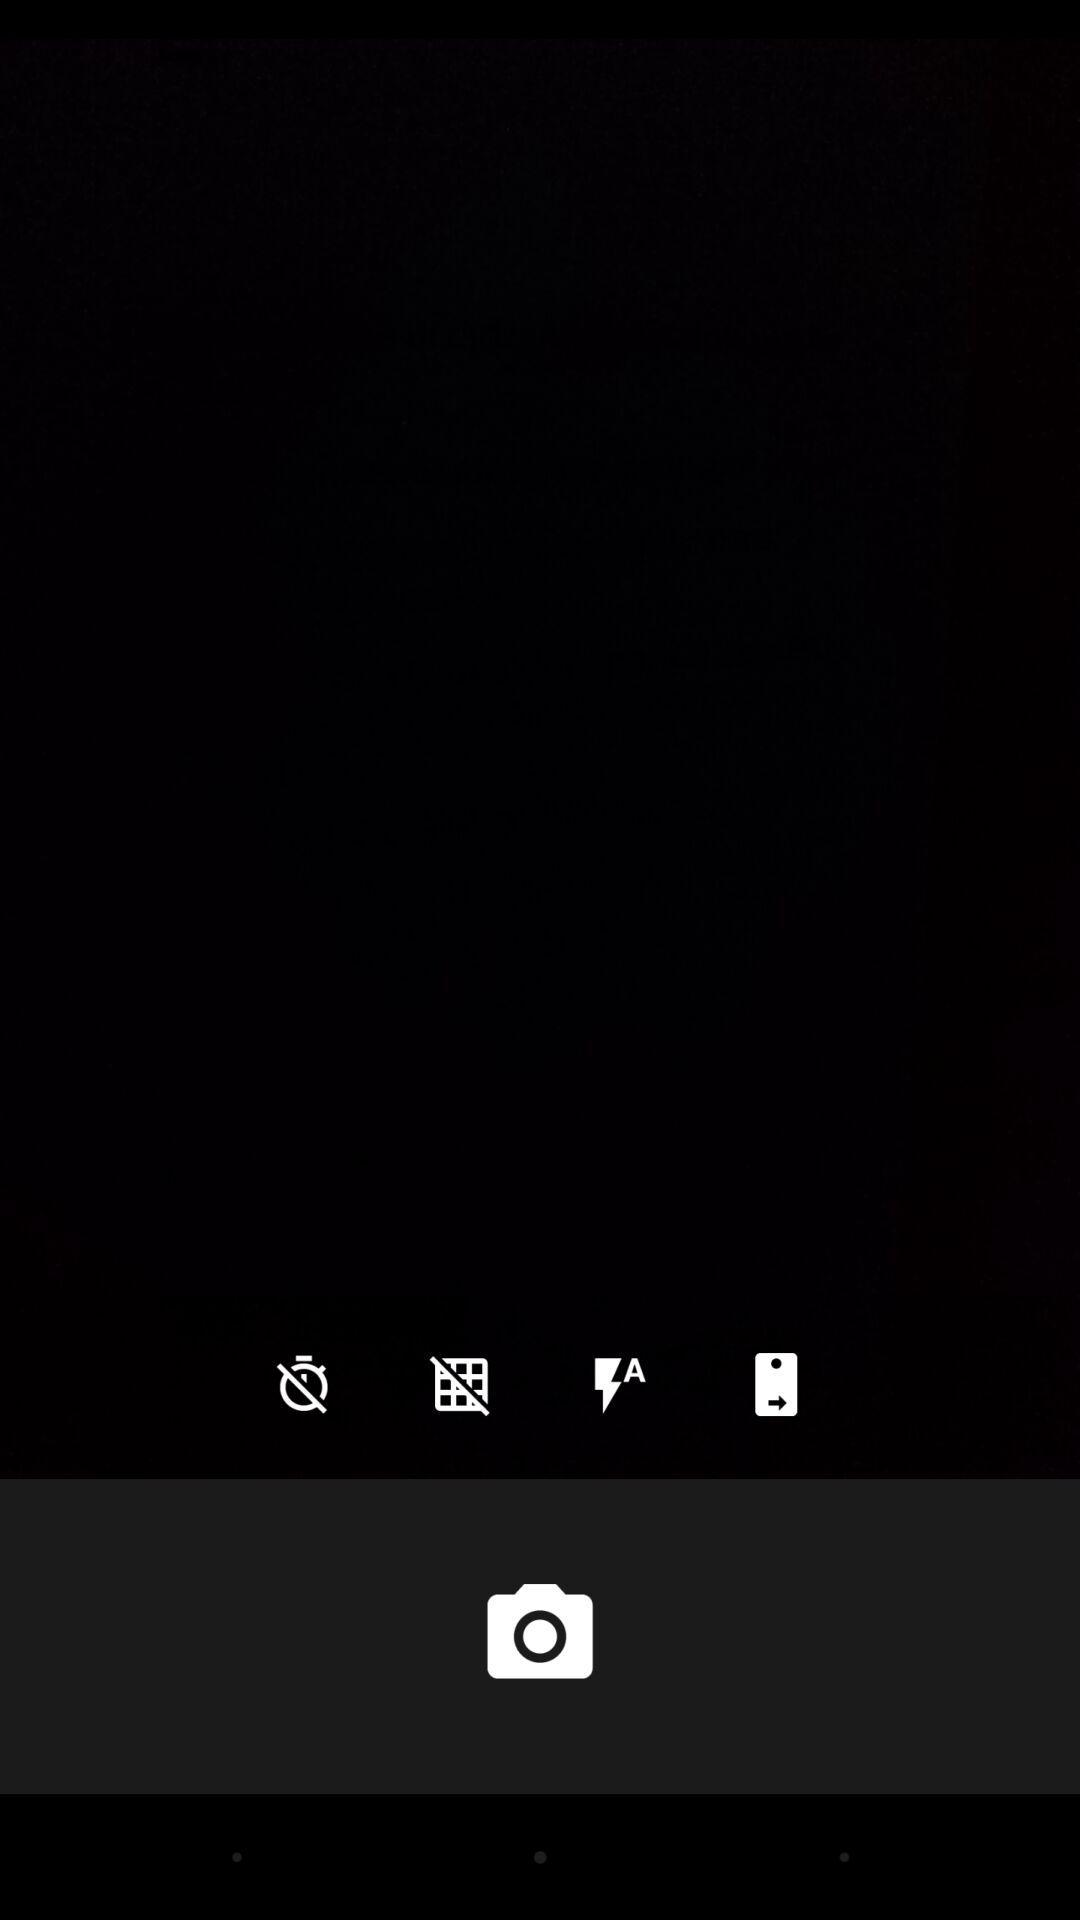  Describe the element at coordinates (775, 1383) in the screenshot. I see `item at the bottom right corner` at that location.